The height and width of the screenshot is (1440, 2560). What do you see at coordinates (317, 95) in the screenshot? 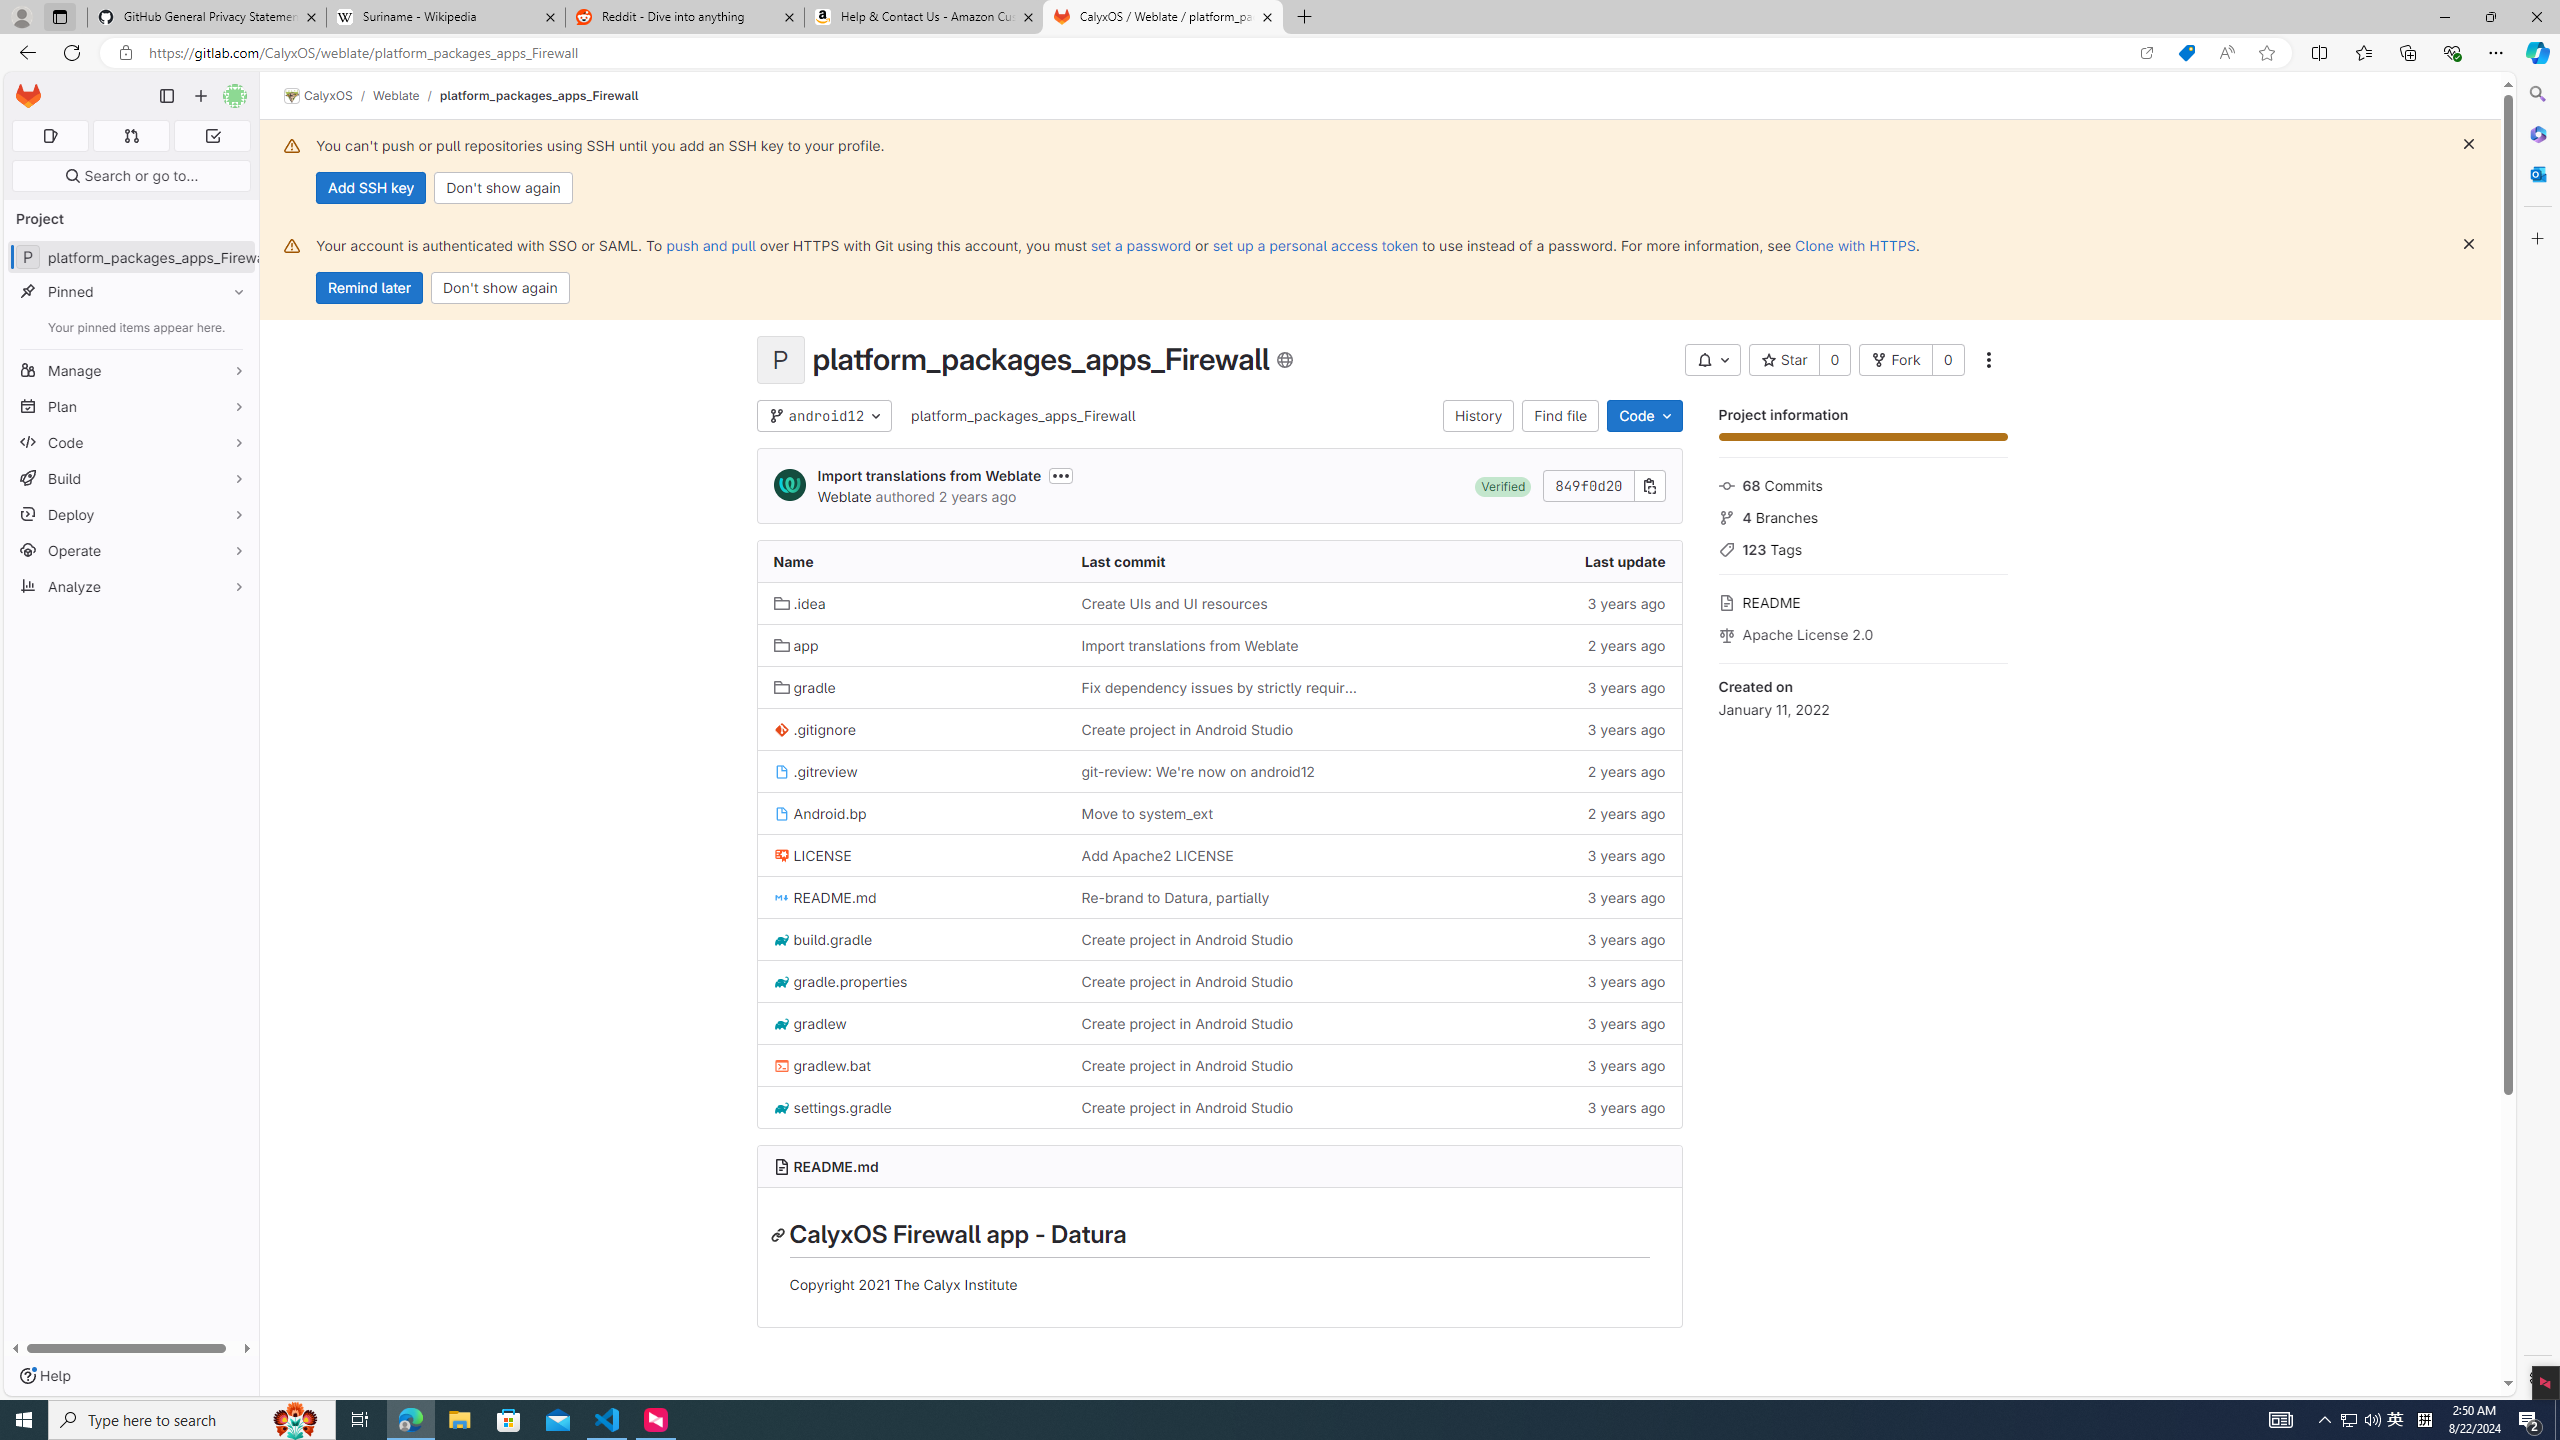
I see `'CalyxOS'` at bounding box center [317, 95].